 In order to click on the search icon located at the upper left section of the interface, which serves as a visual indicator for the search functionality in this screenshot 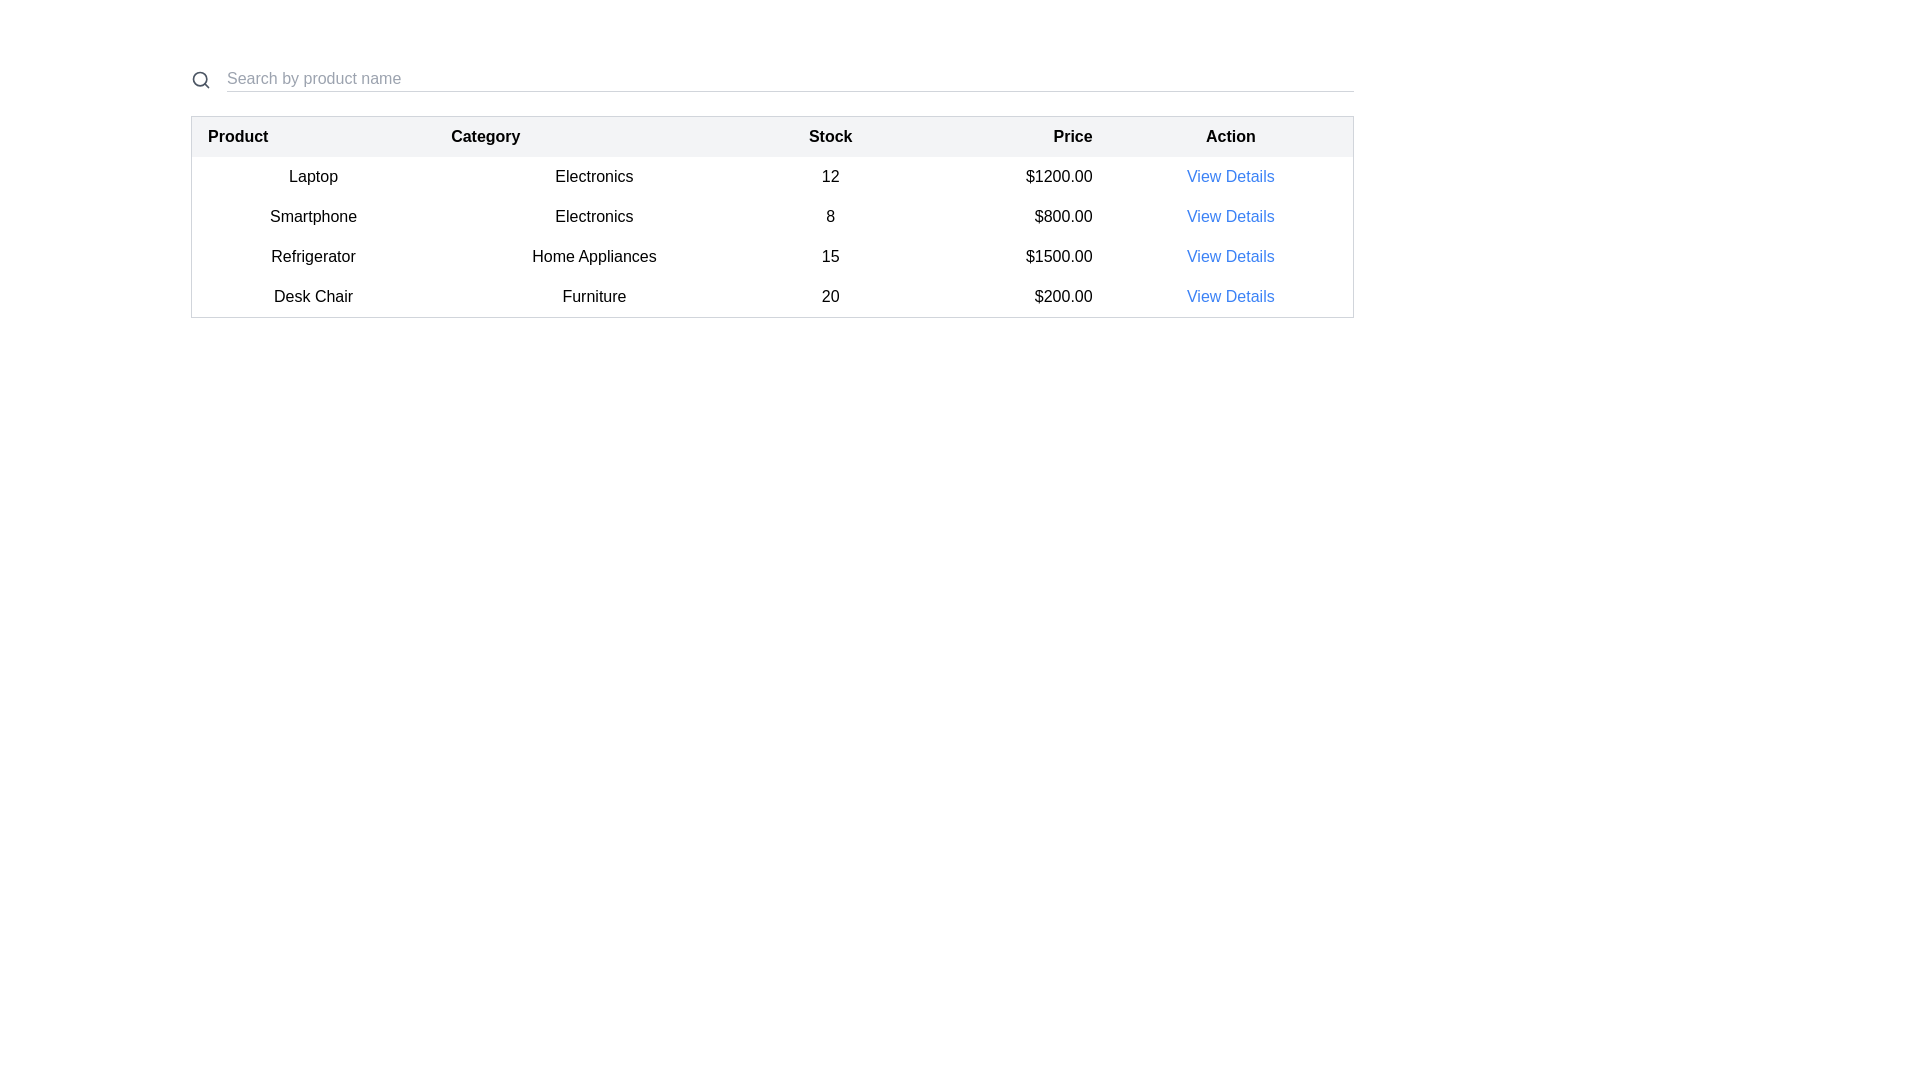, I will do `click(201, 78)`.